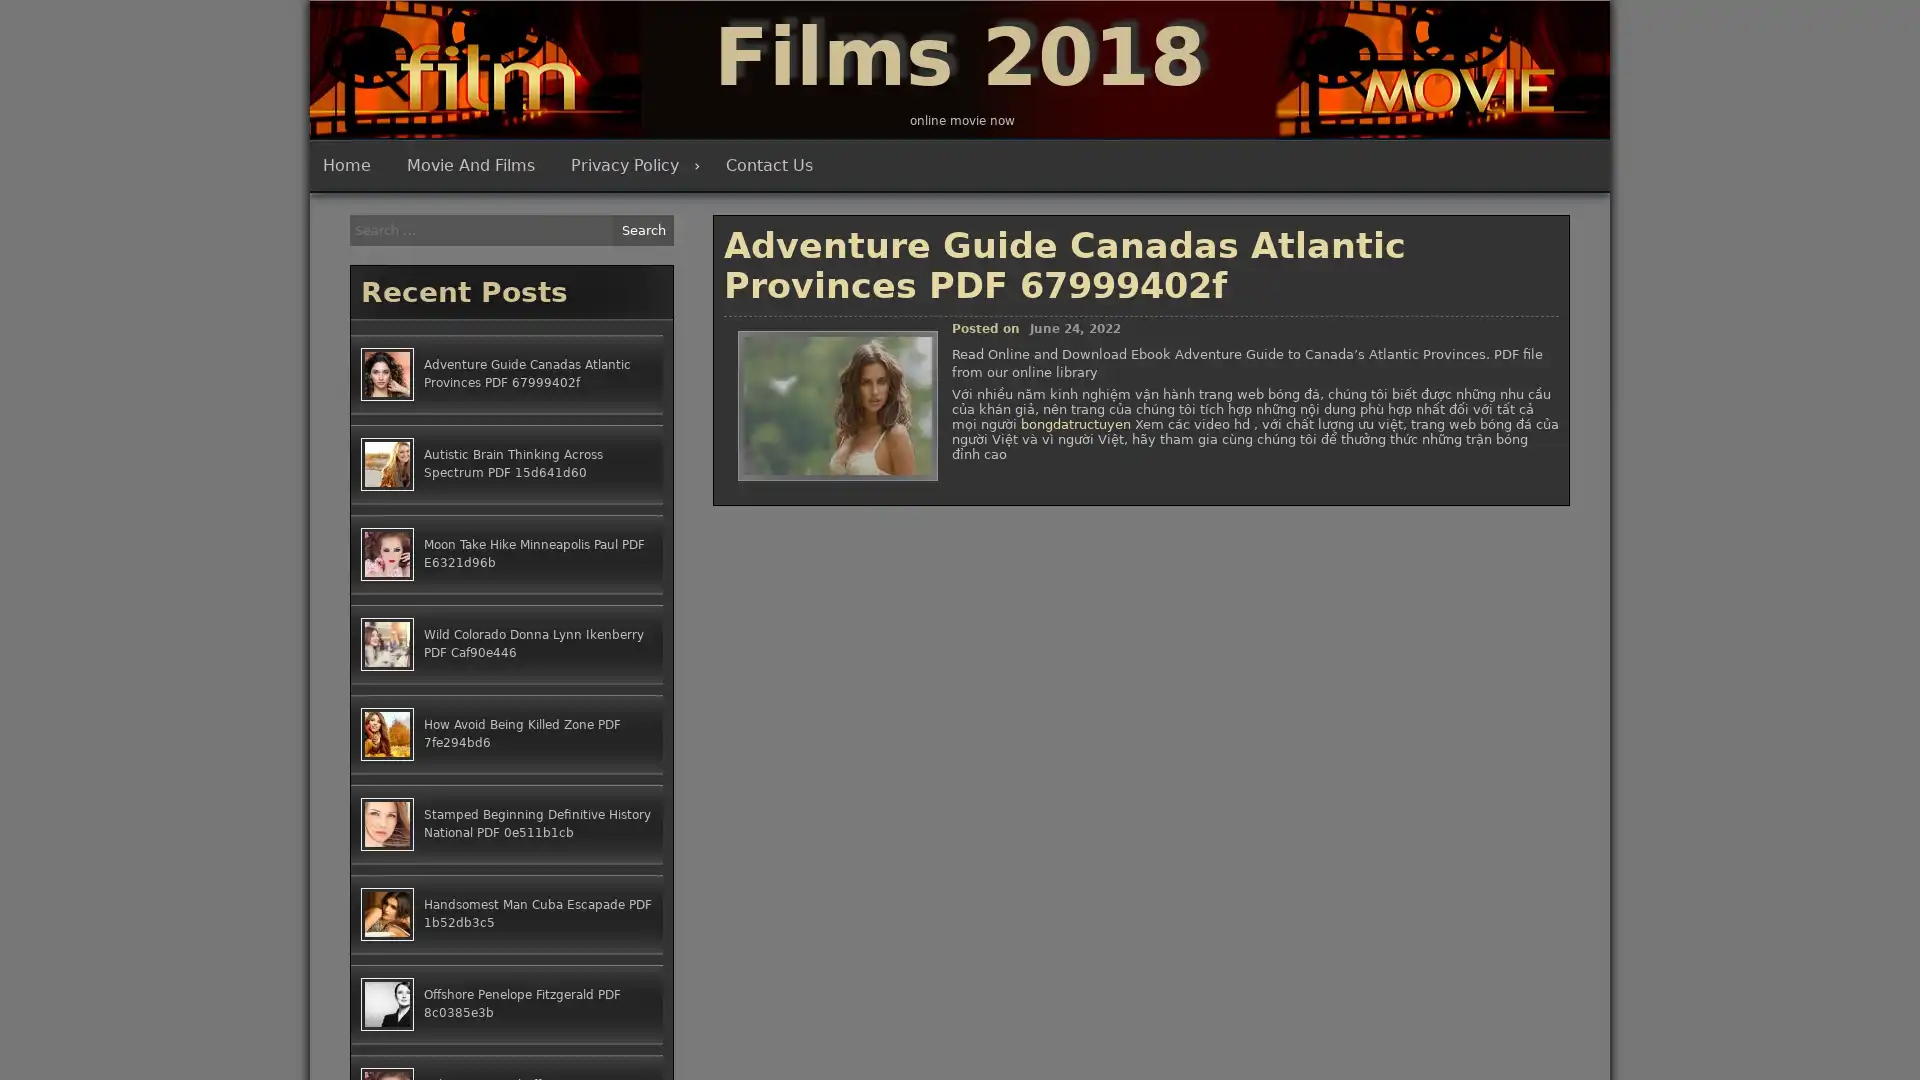 The image size is (1920, 1080). What do you see at coordinates (643, 229) in the screenshot?
I see `Search` at bounding box center [643, 229].